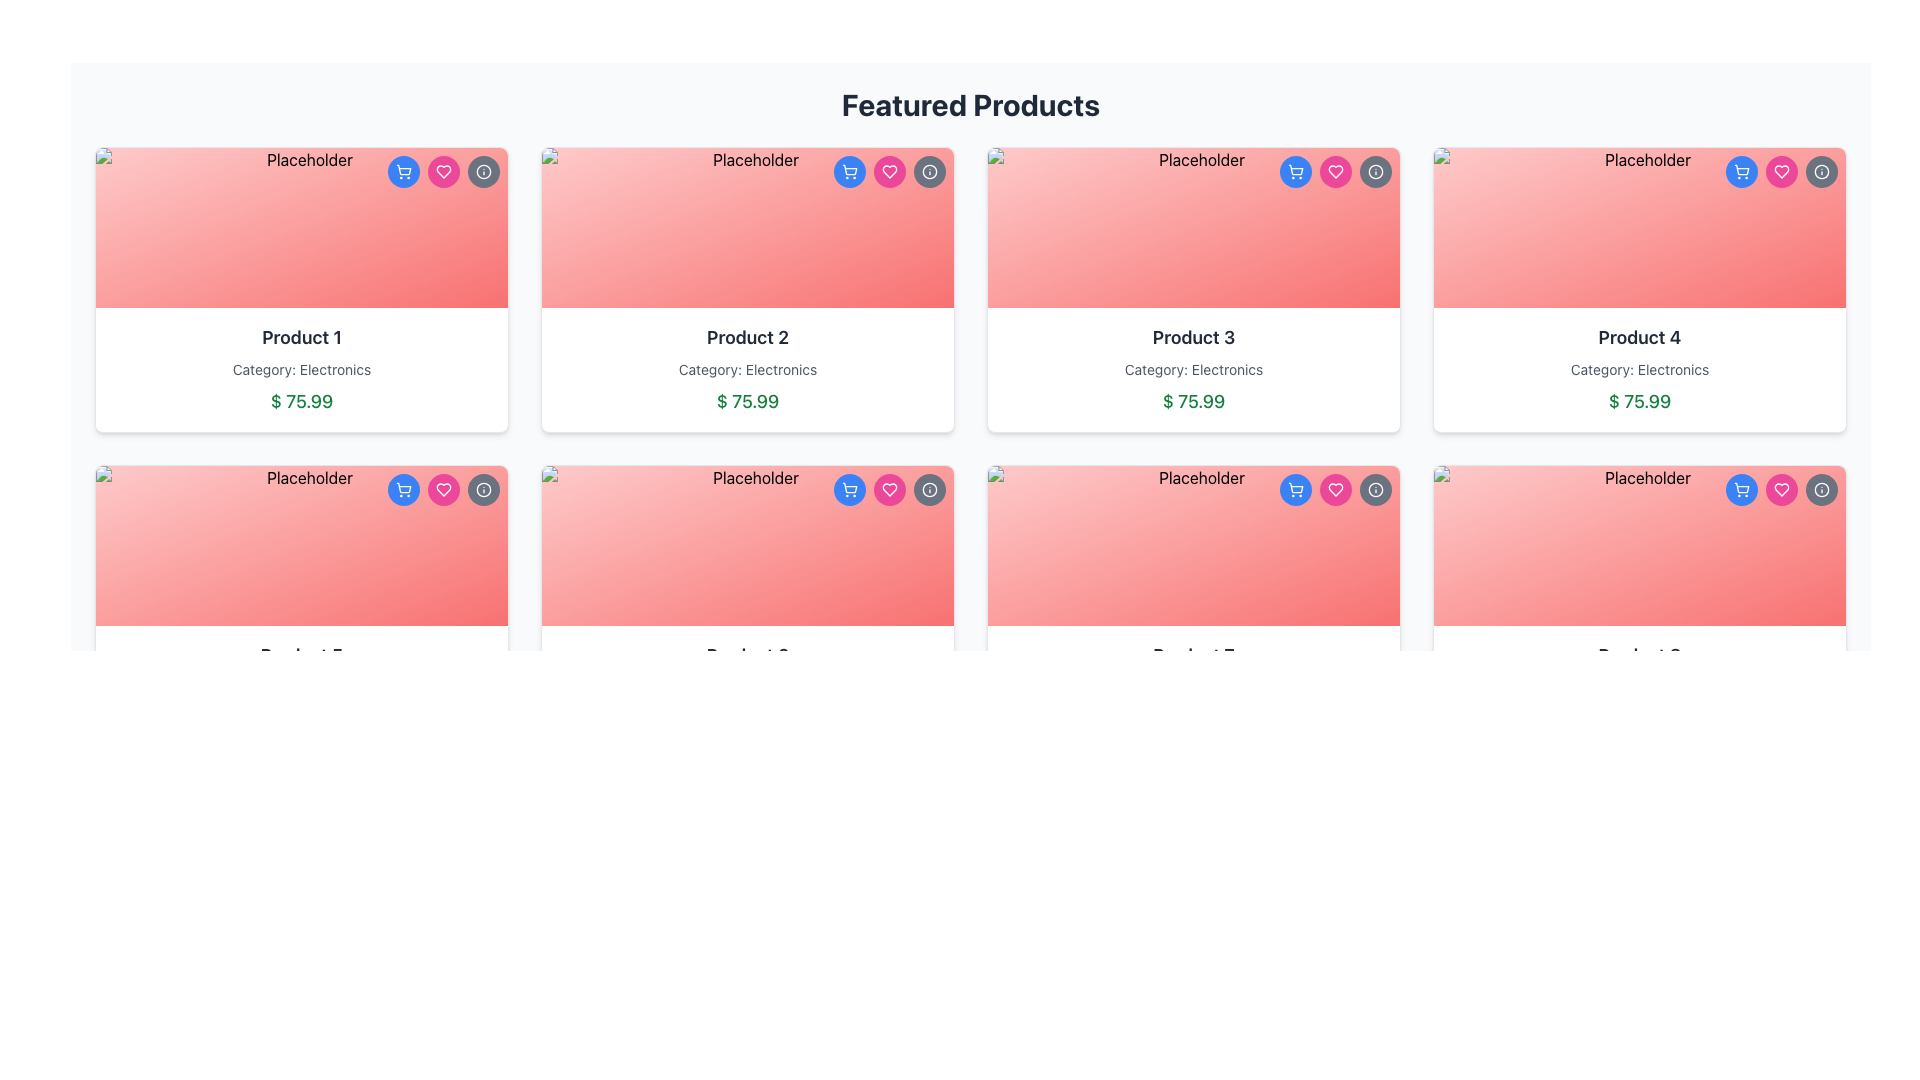  I want to click on the circular icon button with a lowercase 'i' in the center, which is located in the top-right corner of the Product 2 card, so click(929, 171).